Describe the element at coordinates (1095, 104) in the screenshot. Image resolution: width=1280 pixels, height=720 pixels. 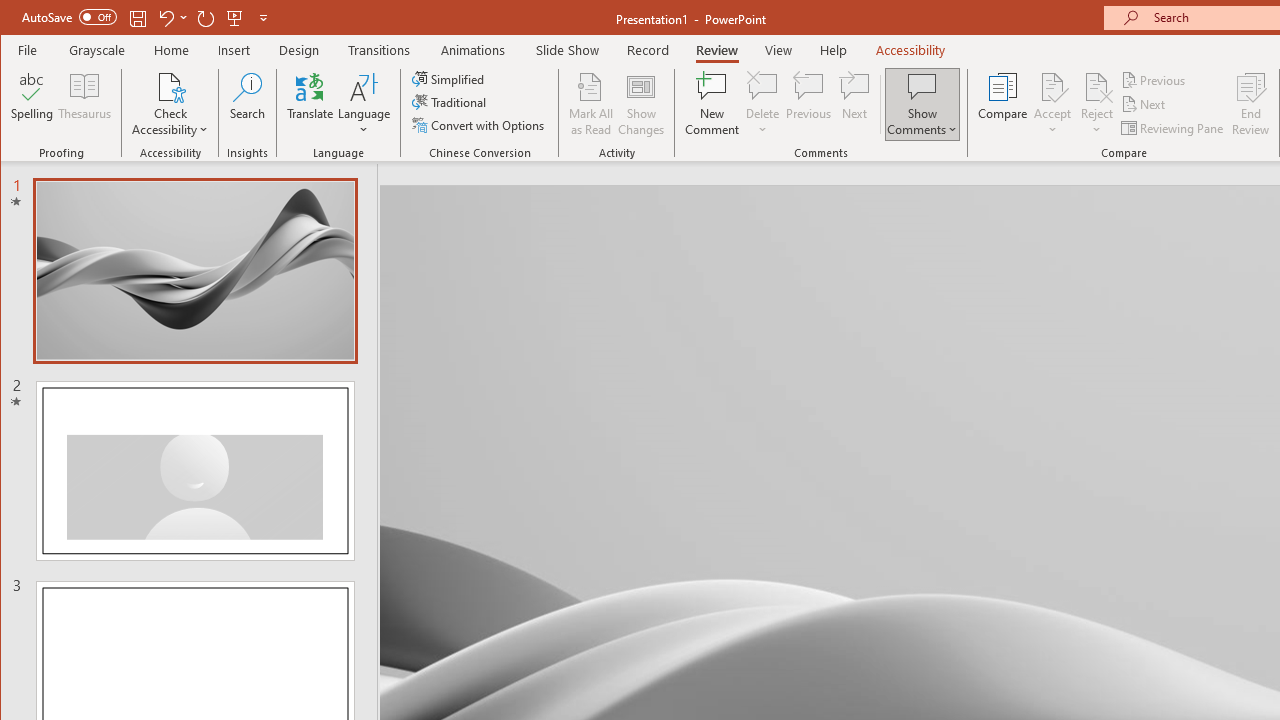
I see `'Reject'` at that location.